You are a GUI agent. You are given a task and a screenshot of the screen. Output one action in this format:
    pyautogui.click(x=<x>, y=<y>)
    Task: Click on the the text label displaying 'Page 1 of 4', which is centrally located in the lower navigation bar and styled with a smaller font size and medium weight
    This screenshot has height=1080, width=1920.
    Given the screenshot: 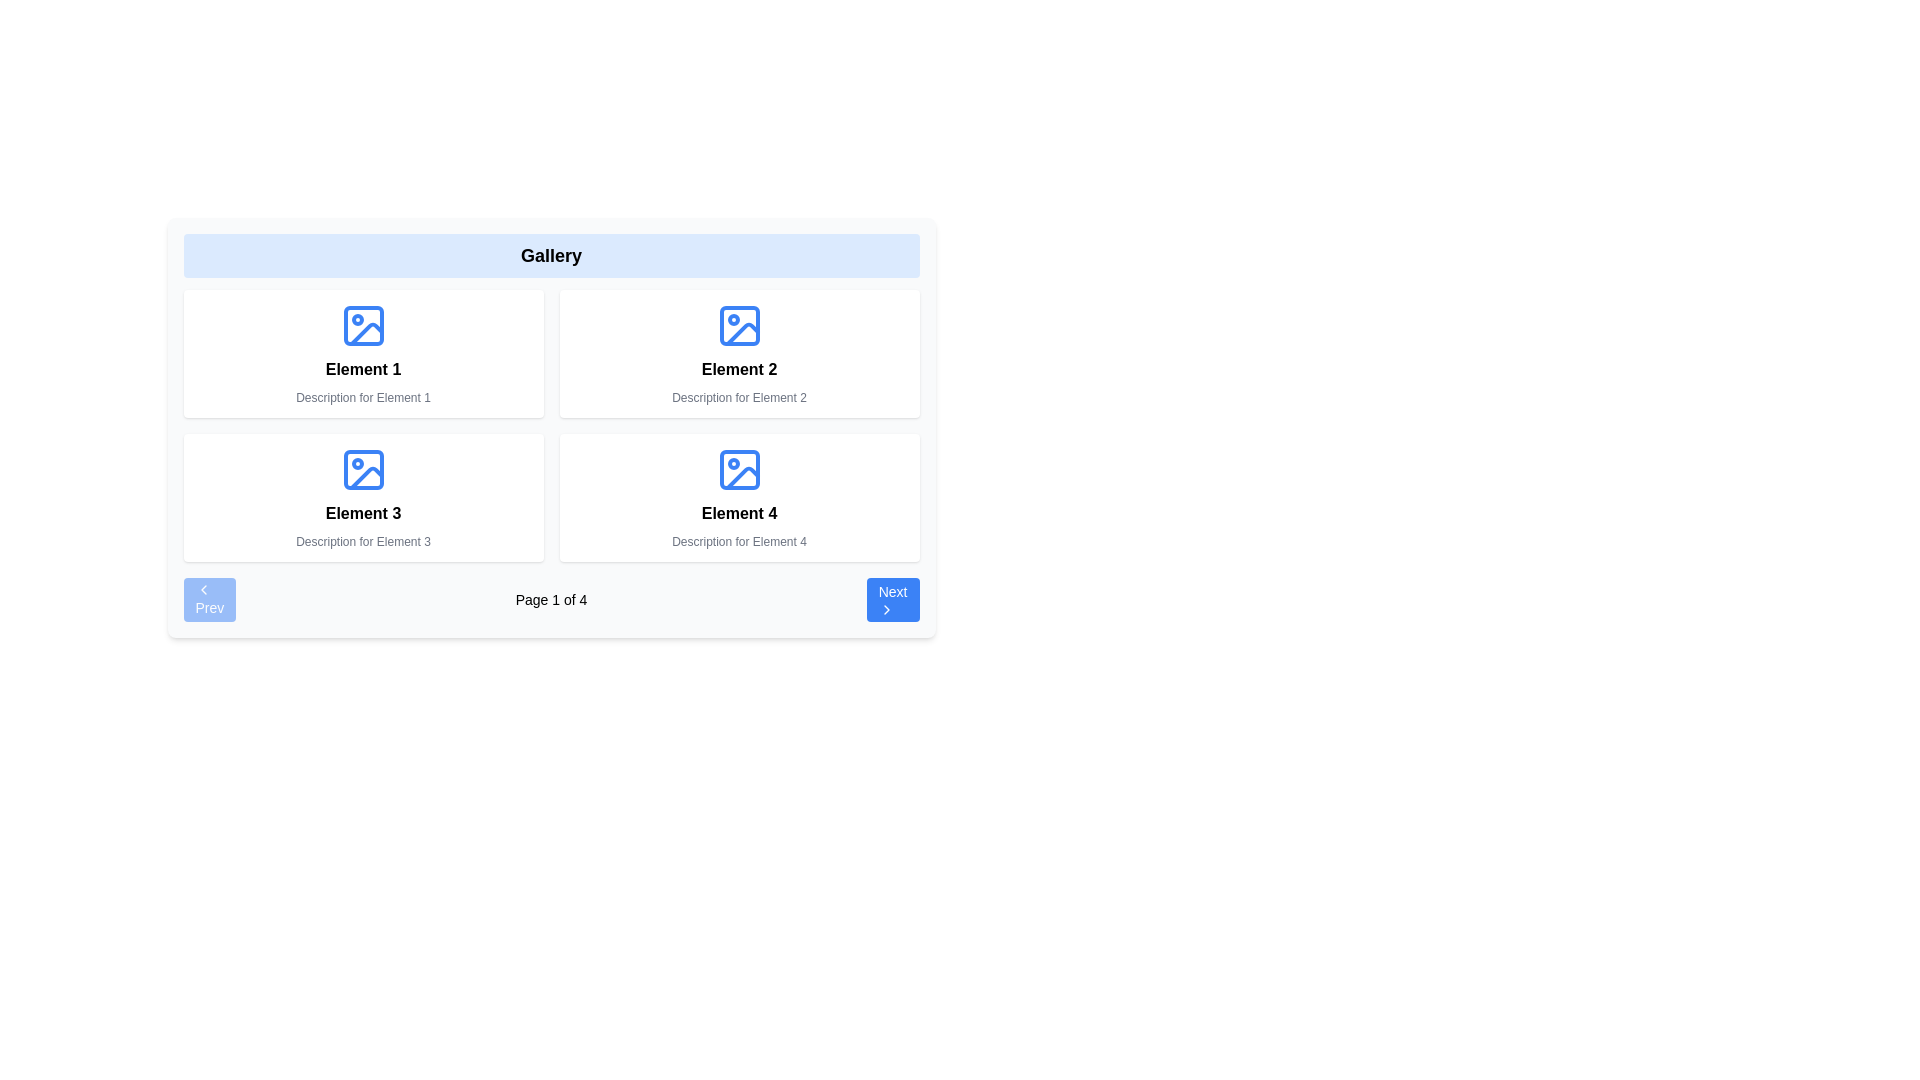 What is the action you would take?
    pyautogui.click(x=551, y=599)
    